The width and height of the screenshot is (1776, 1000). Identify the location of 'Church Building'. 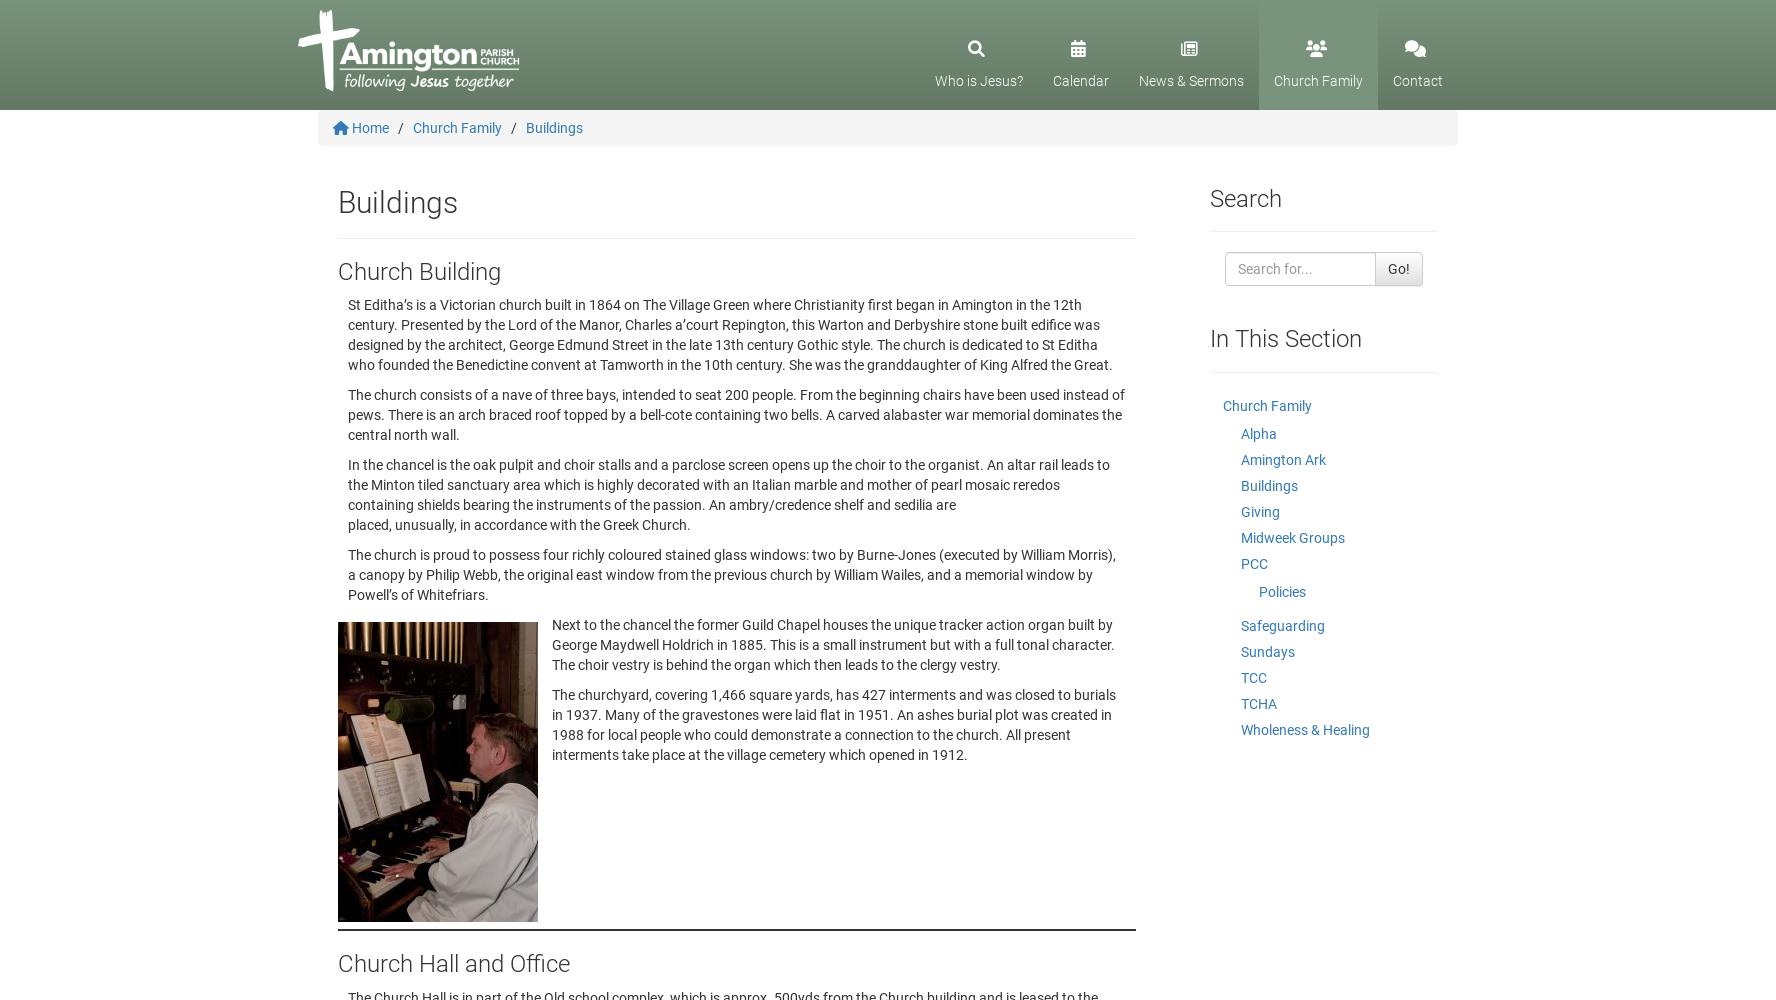
(419, 272).